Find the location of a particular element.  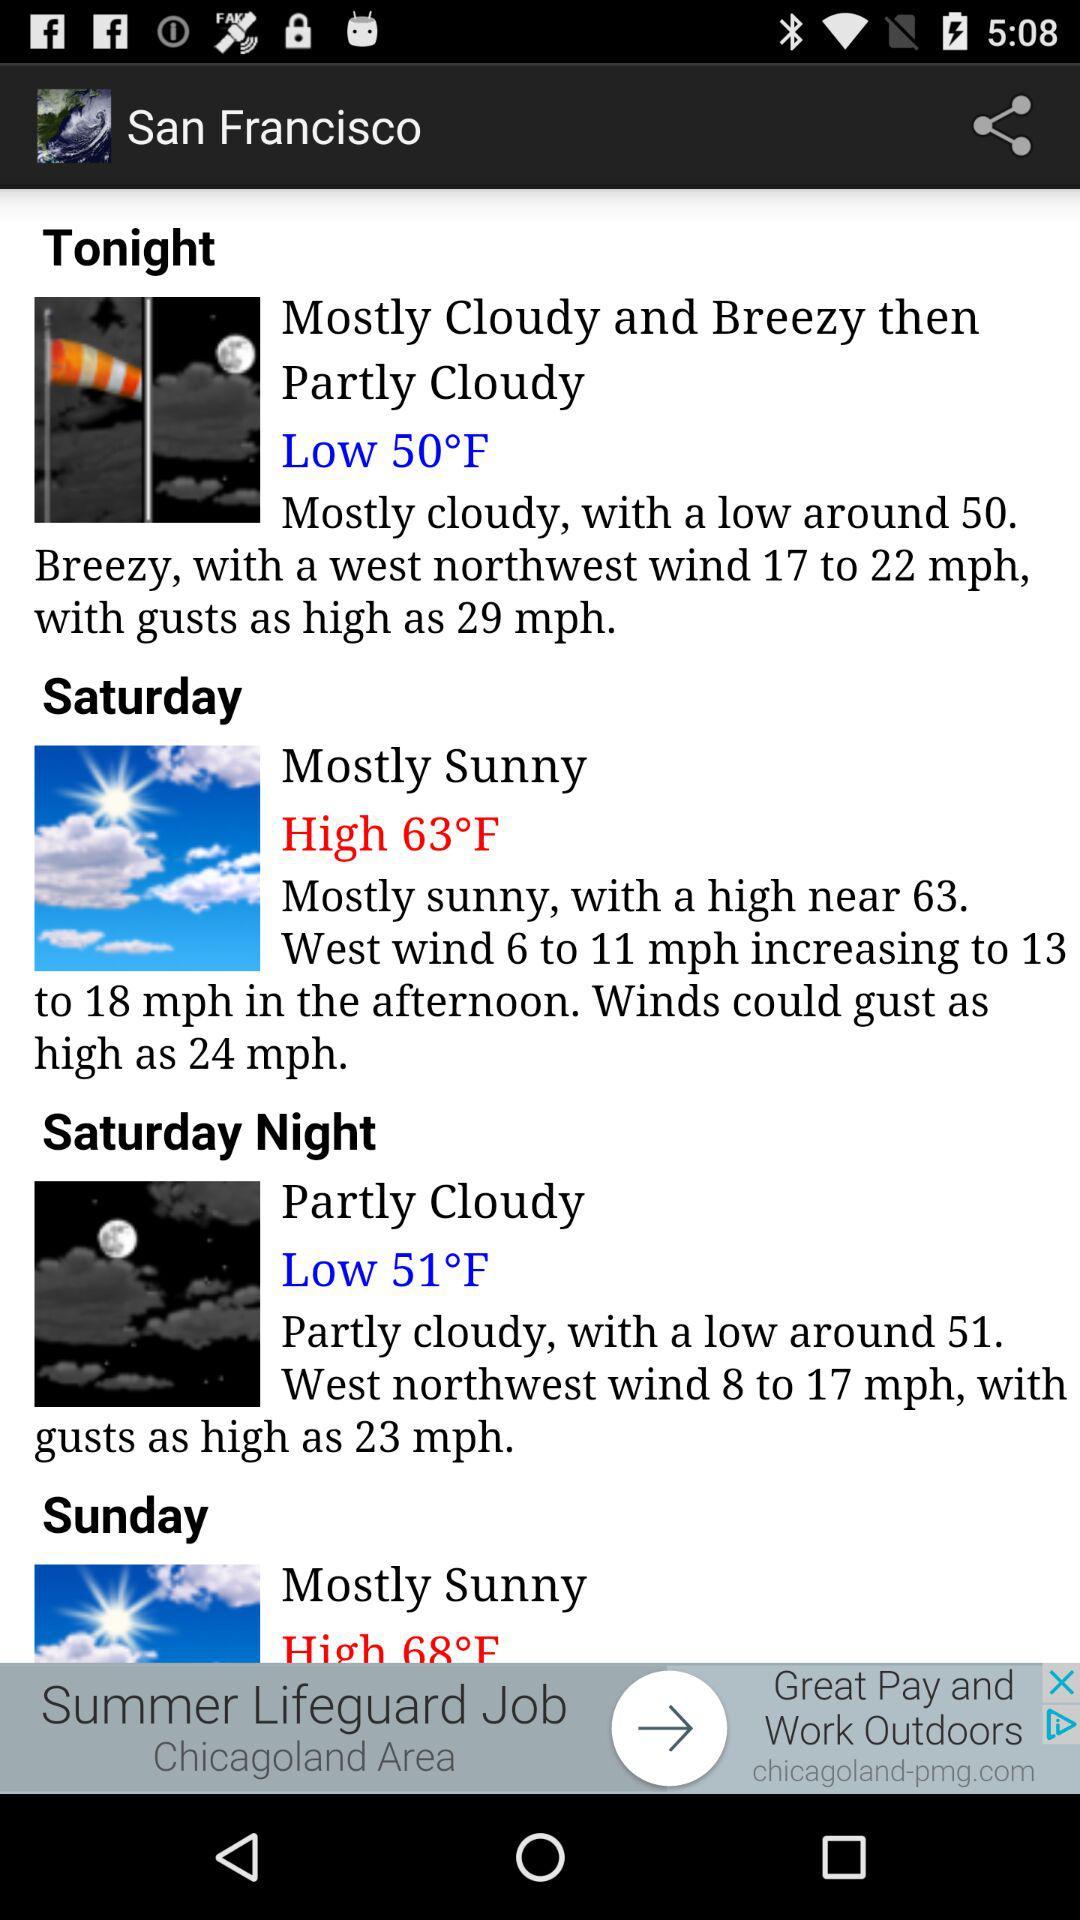

learn about this product is located at coordinates (540, 1727).